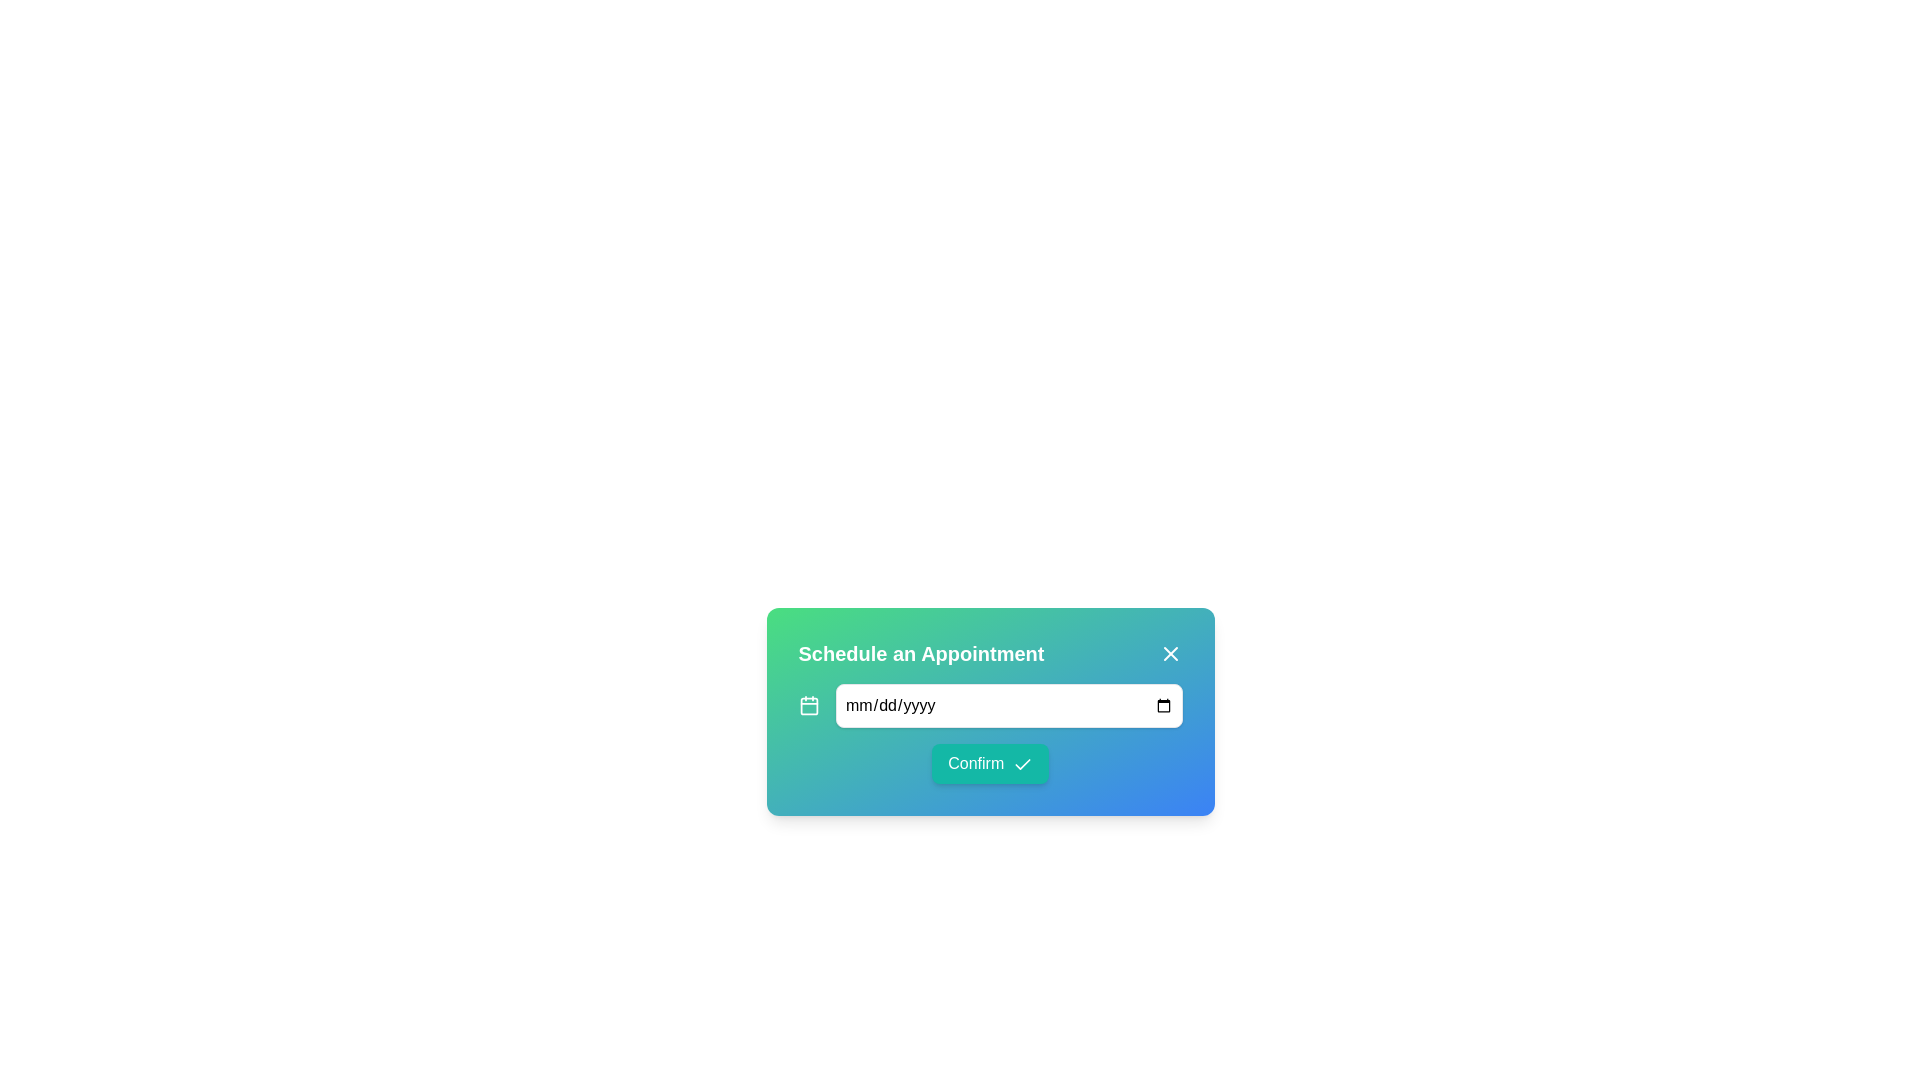 Image resolution: width=1920 pixels, height=1080 pixels. Describe the element at coordinates (1170, 654) in the screenshot. I see `the close icon located in the top-right corner of the 'Schedule an Appointment' modal` at that location.